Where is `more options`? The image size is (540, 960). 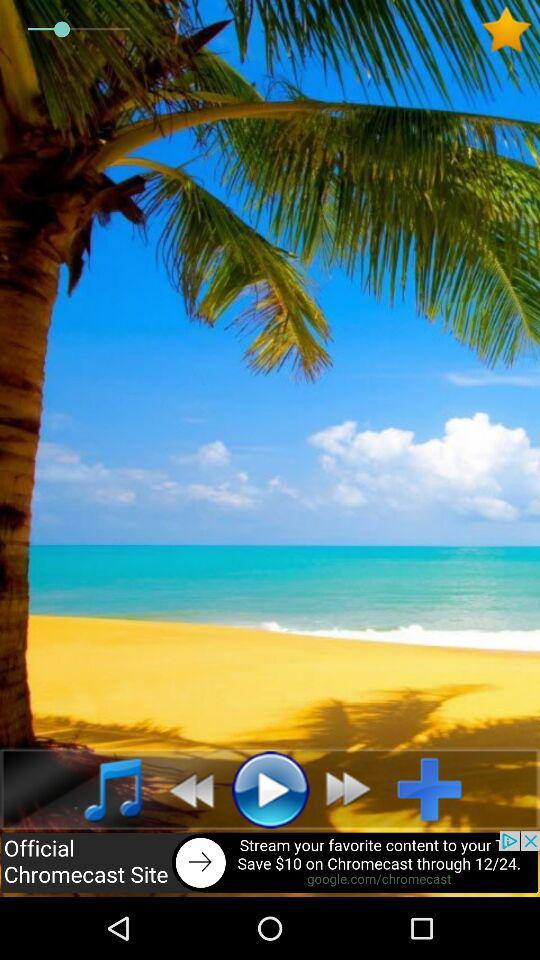
more options is located at coordinates (436, 789).